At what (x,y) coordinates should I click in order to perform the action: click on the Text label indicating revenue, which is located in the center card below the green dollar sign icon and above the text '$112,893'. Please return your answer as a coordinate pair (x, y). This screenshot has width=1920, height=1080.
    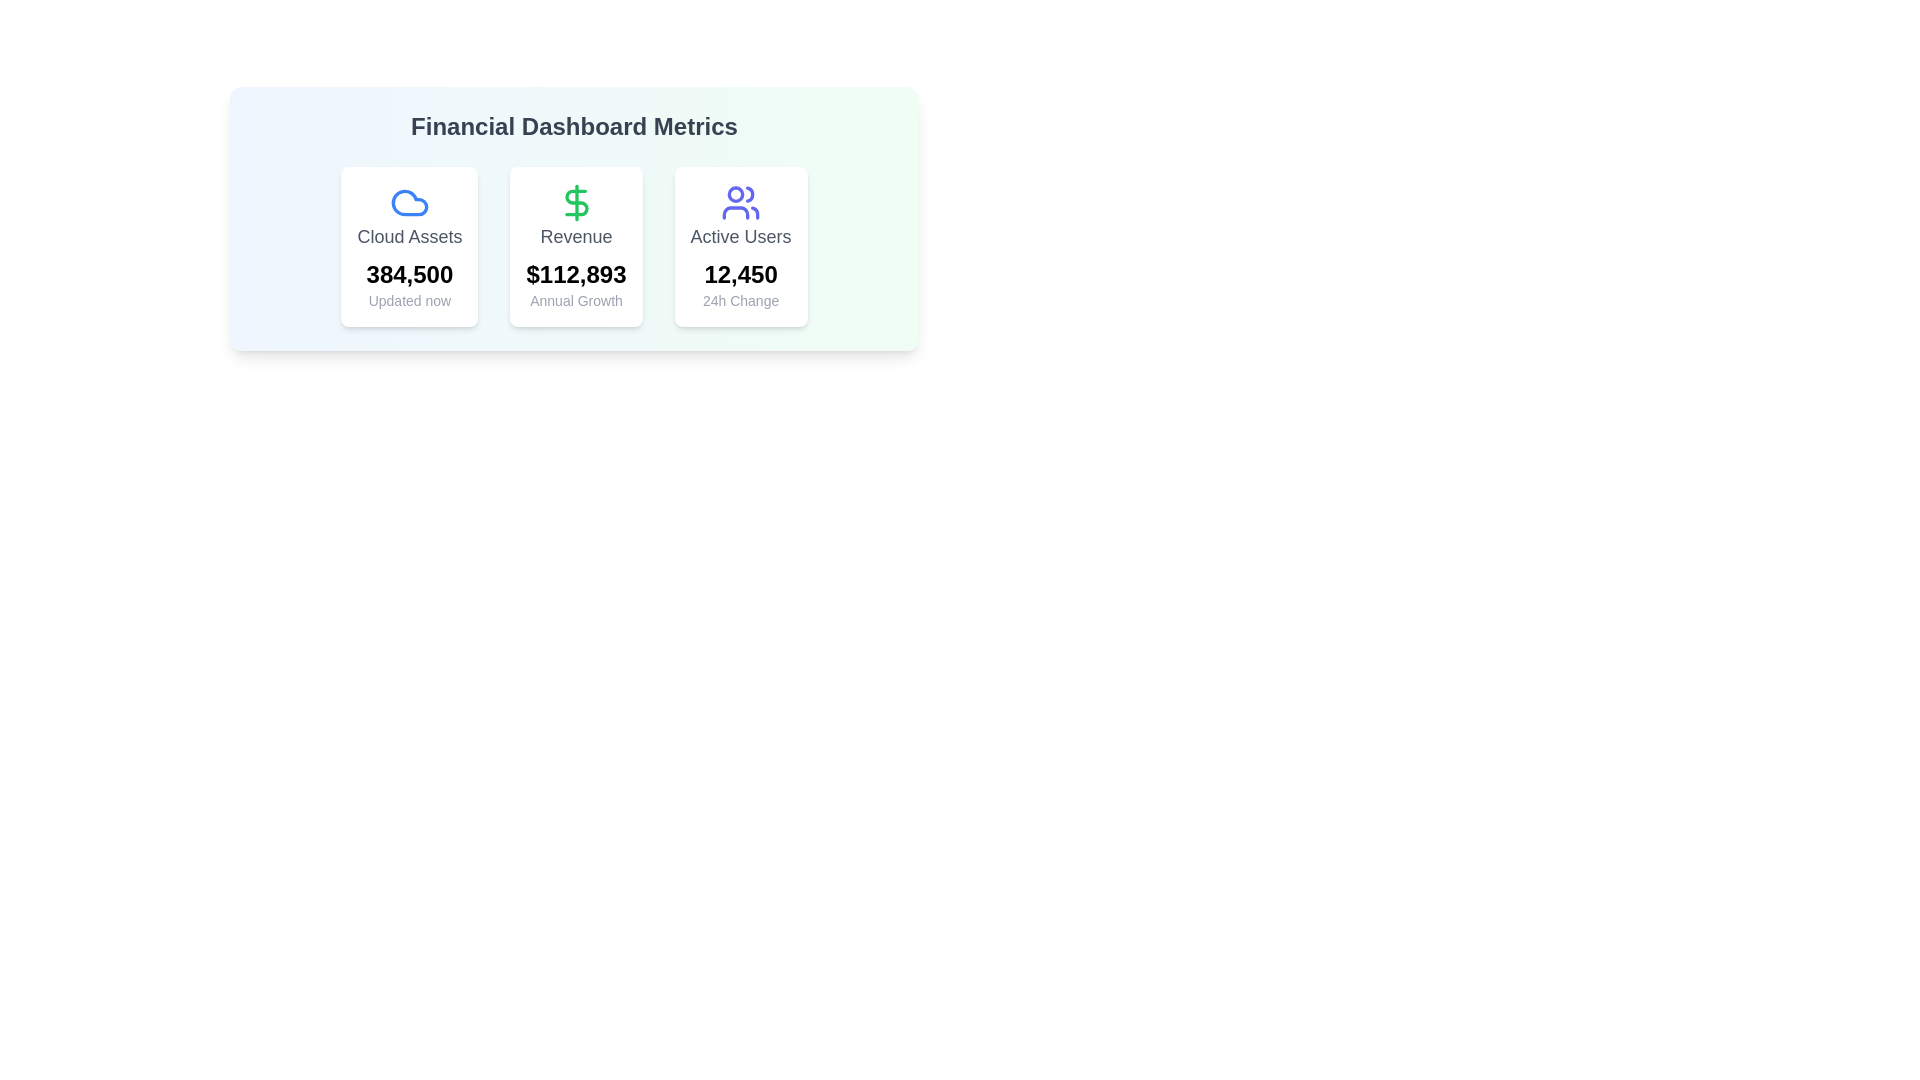
    Looking at the image, I should click on (575, 235).